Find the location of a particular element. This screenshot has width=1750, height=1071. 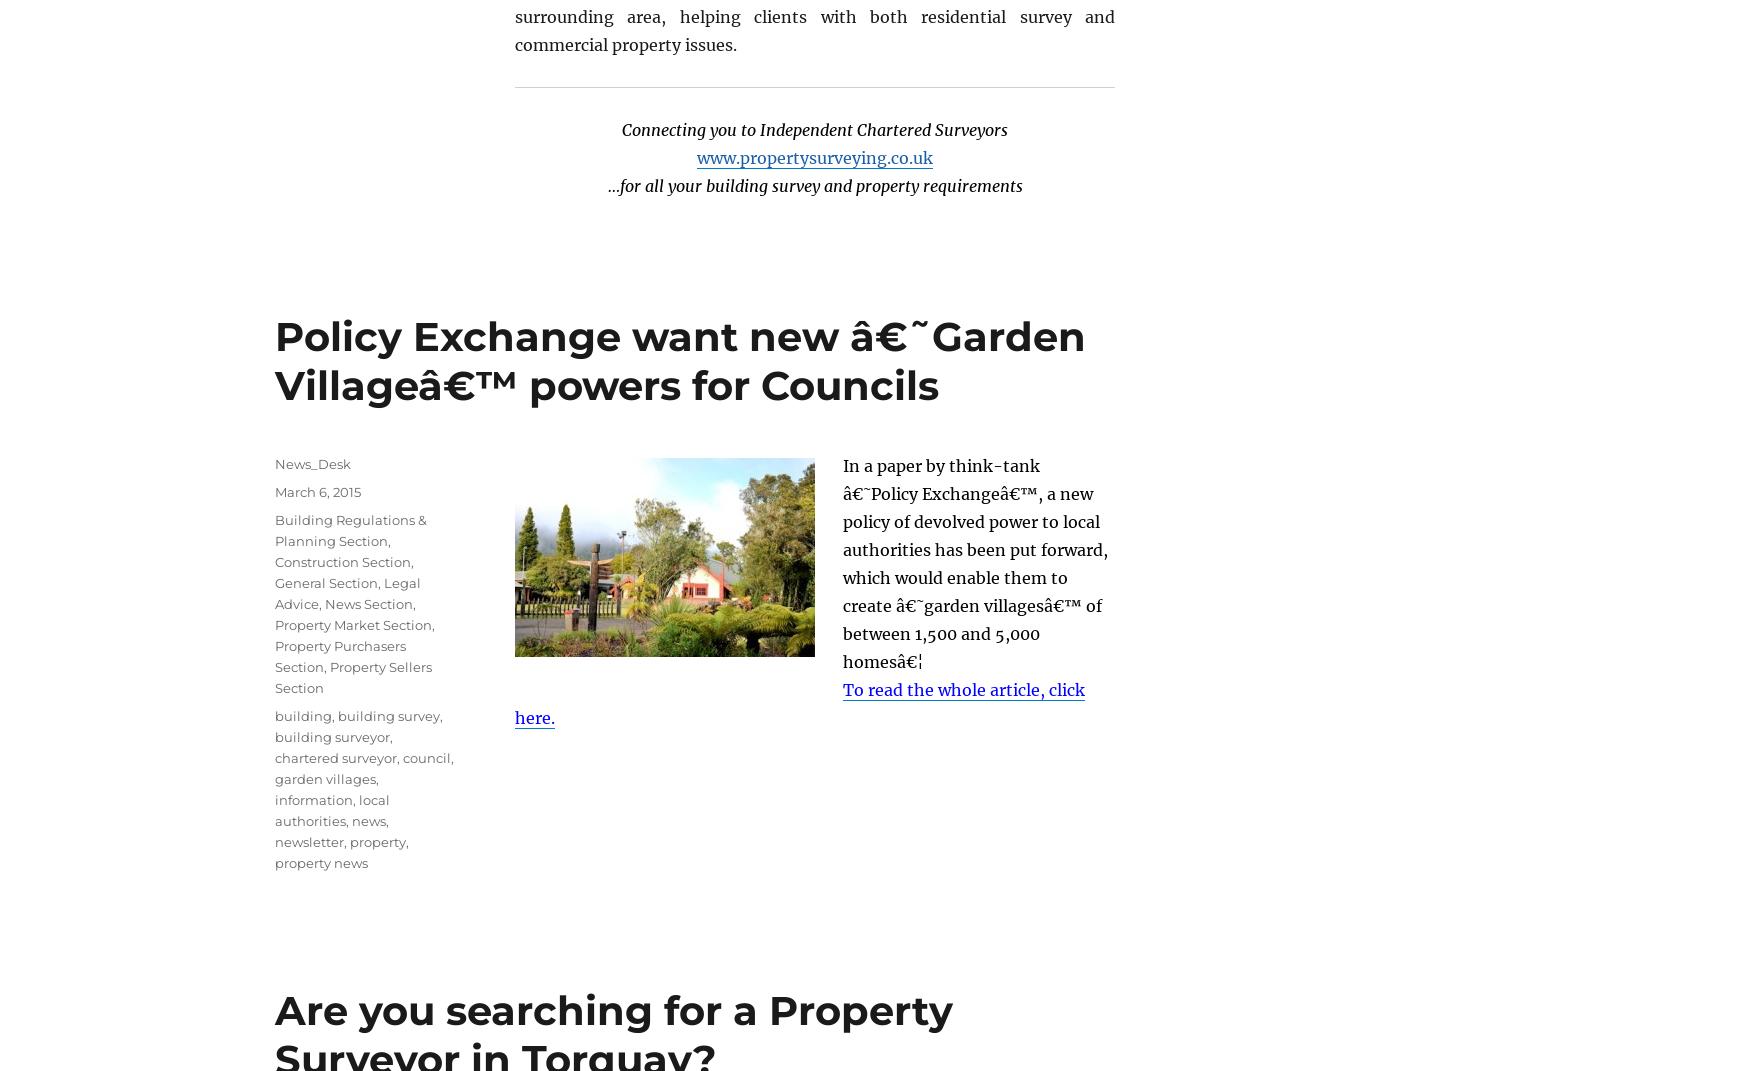

'newsletter' is located at coordinates (308, 839).